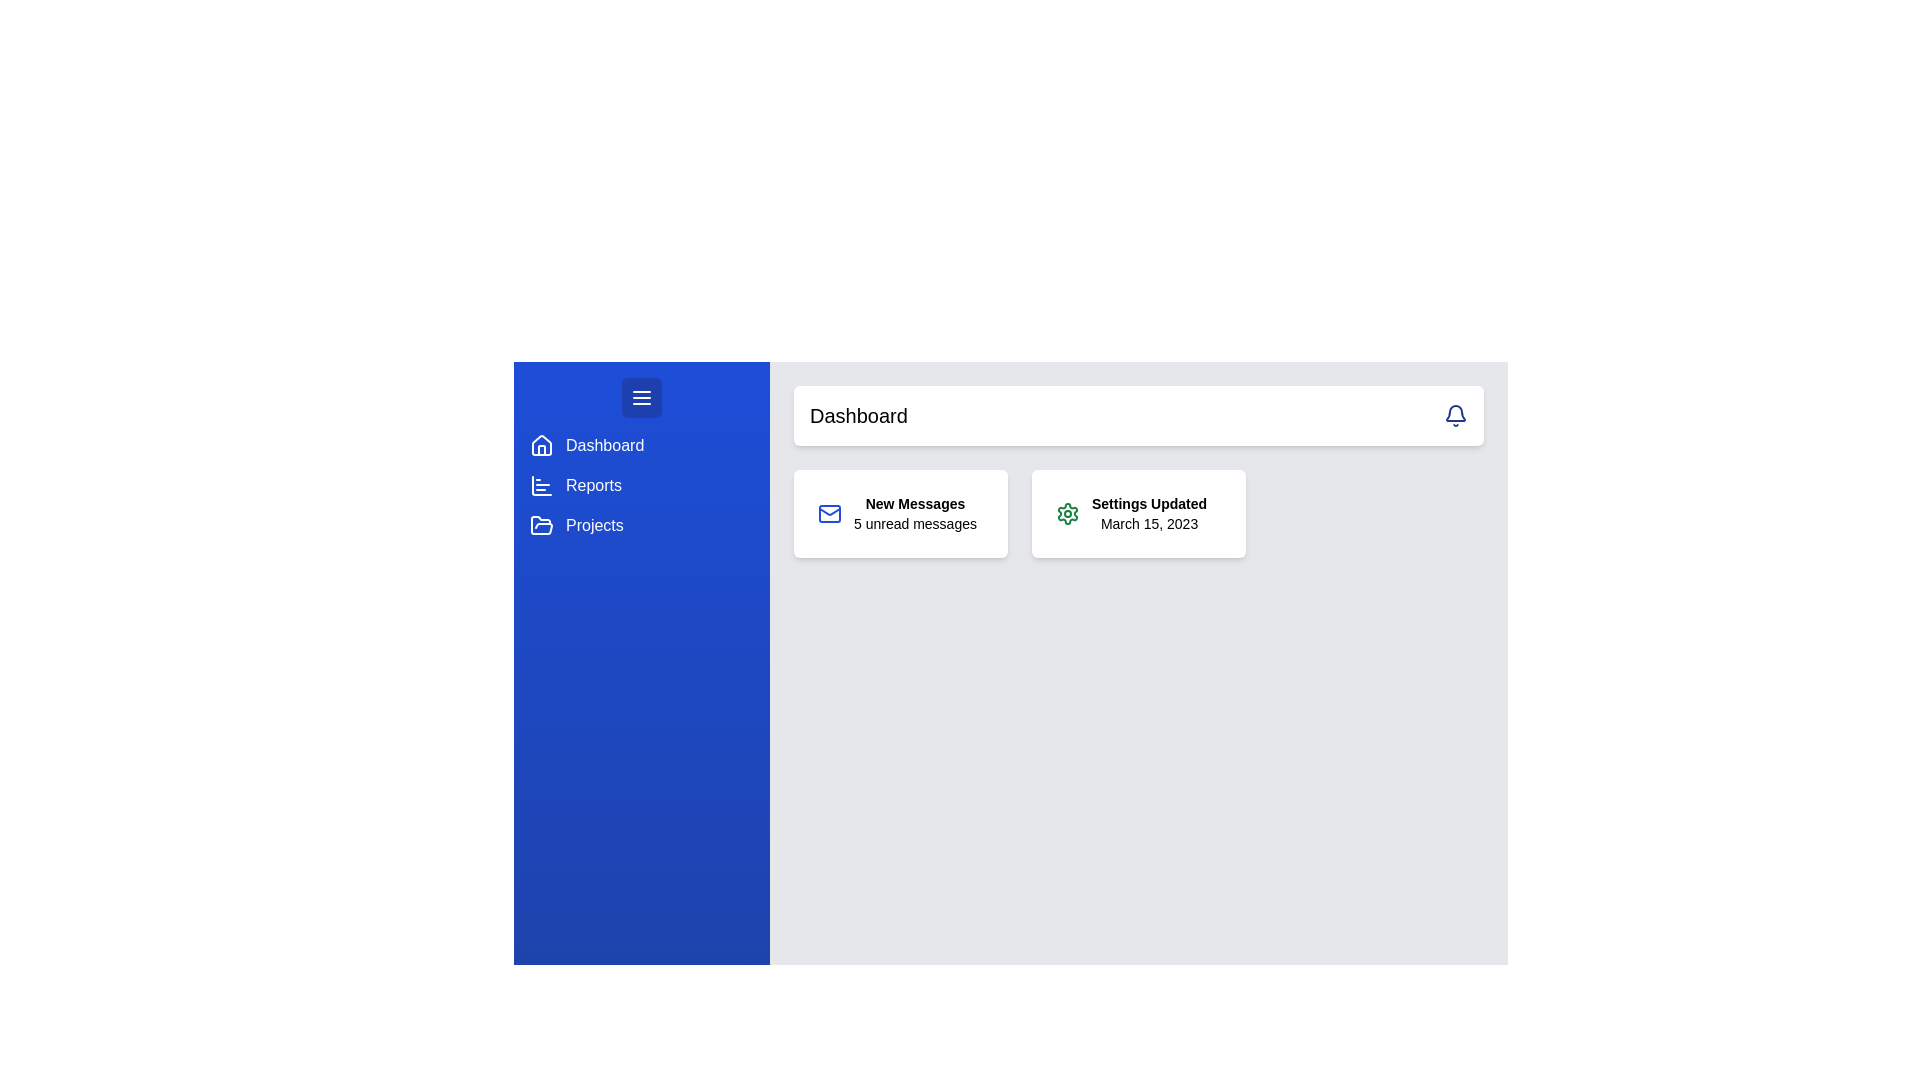 This screenshot has height=1080, width=1920. What do you see at coordinates (642, 486) in the screenshot?
I see `the second item in the vertical navigation menu, which links to the 'Reports' page, to trigger a tooltip or highlight` at bounding box center [642, 486].